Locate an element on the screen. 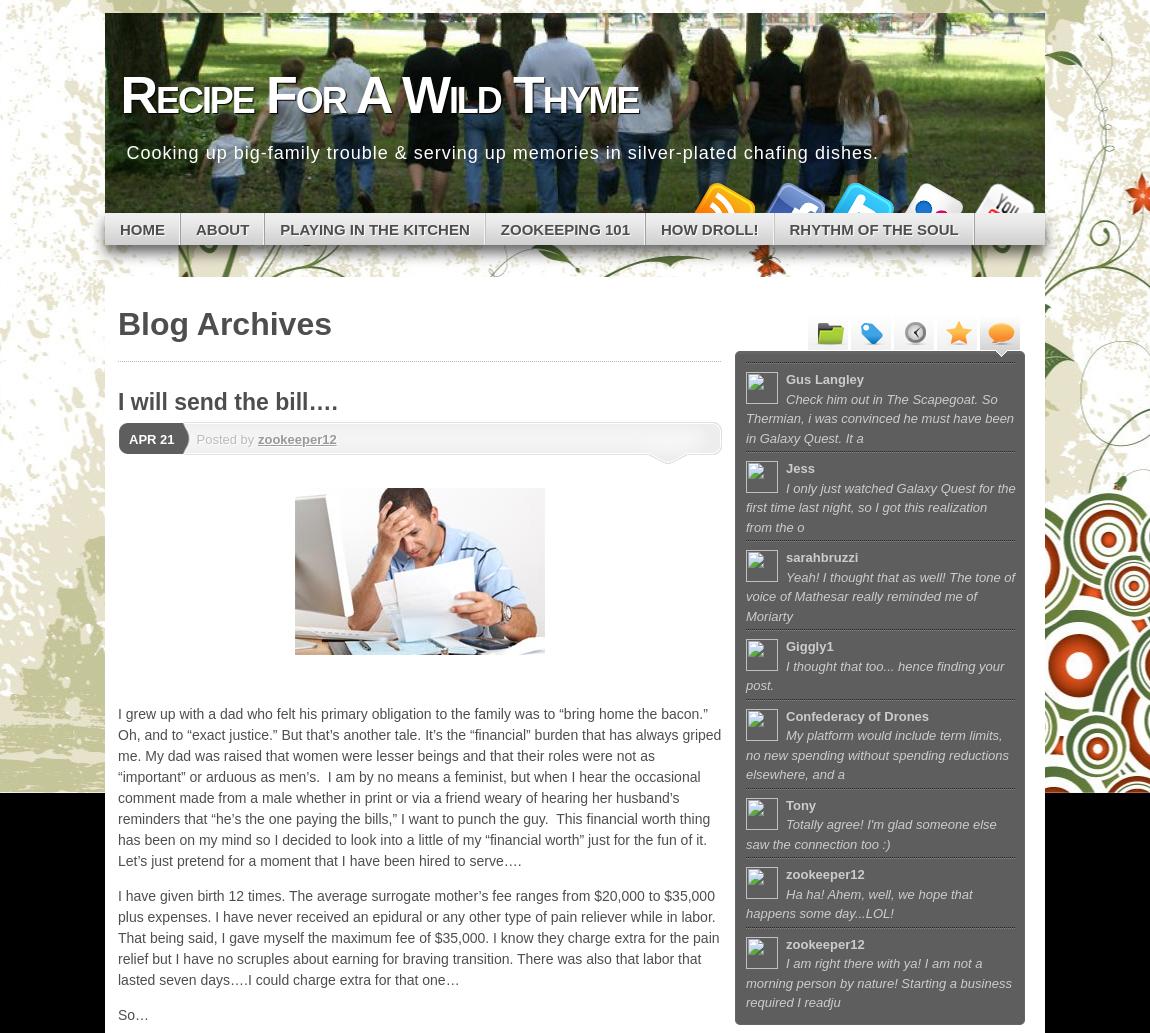 The width and height of the screenshot is (1150, 1033). 'So…' is located at coordinates (132, 1014).